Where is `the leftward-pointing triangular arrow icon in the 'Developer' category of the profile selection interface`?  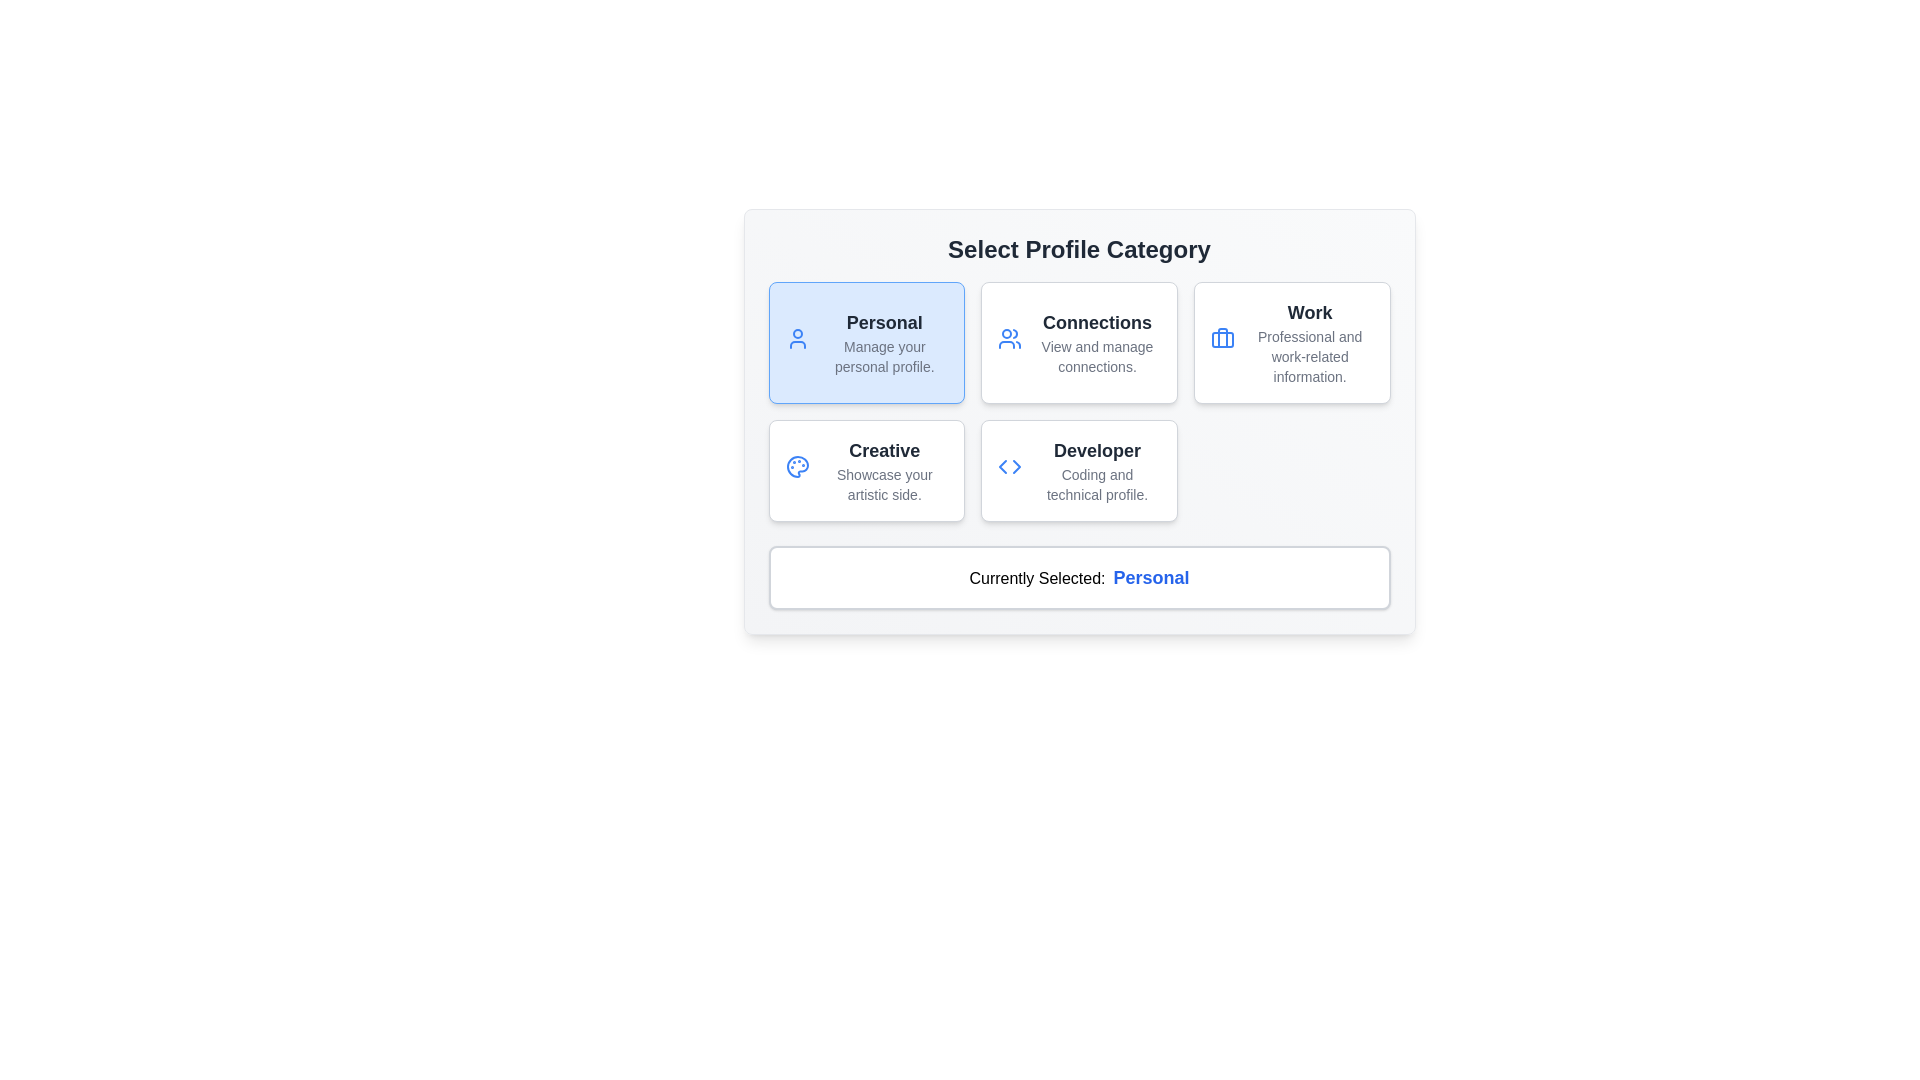 the leftward-pointing triangular arrow icon in the 'Developer' category of the profile selection interface is located at coordinates (1003, 466).